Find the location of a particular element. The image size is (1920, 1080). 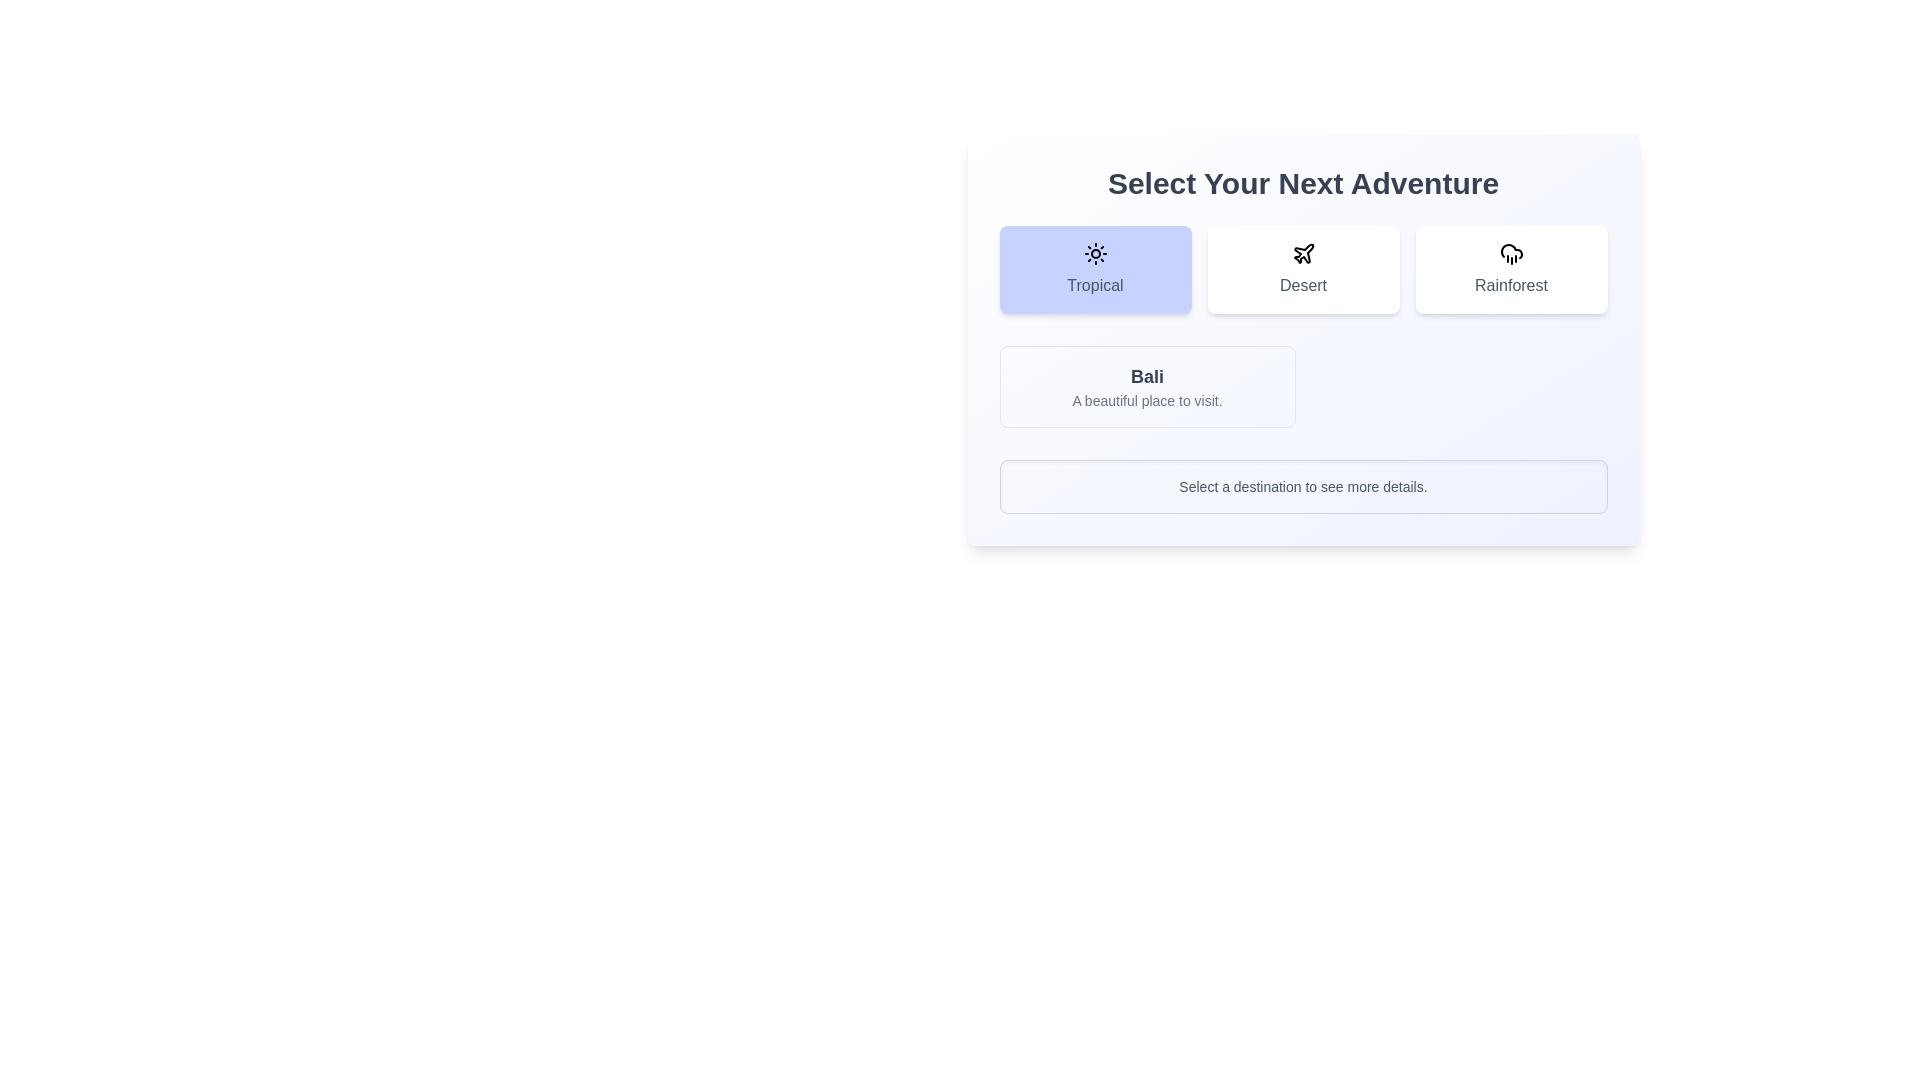

the informational text box located at the bottom of the 'Select Your Next Adventure' section, positioned directly below the 'Bali' choice is located at coordinates (1303, 486).